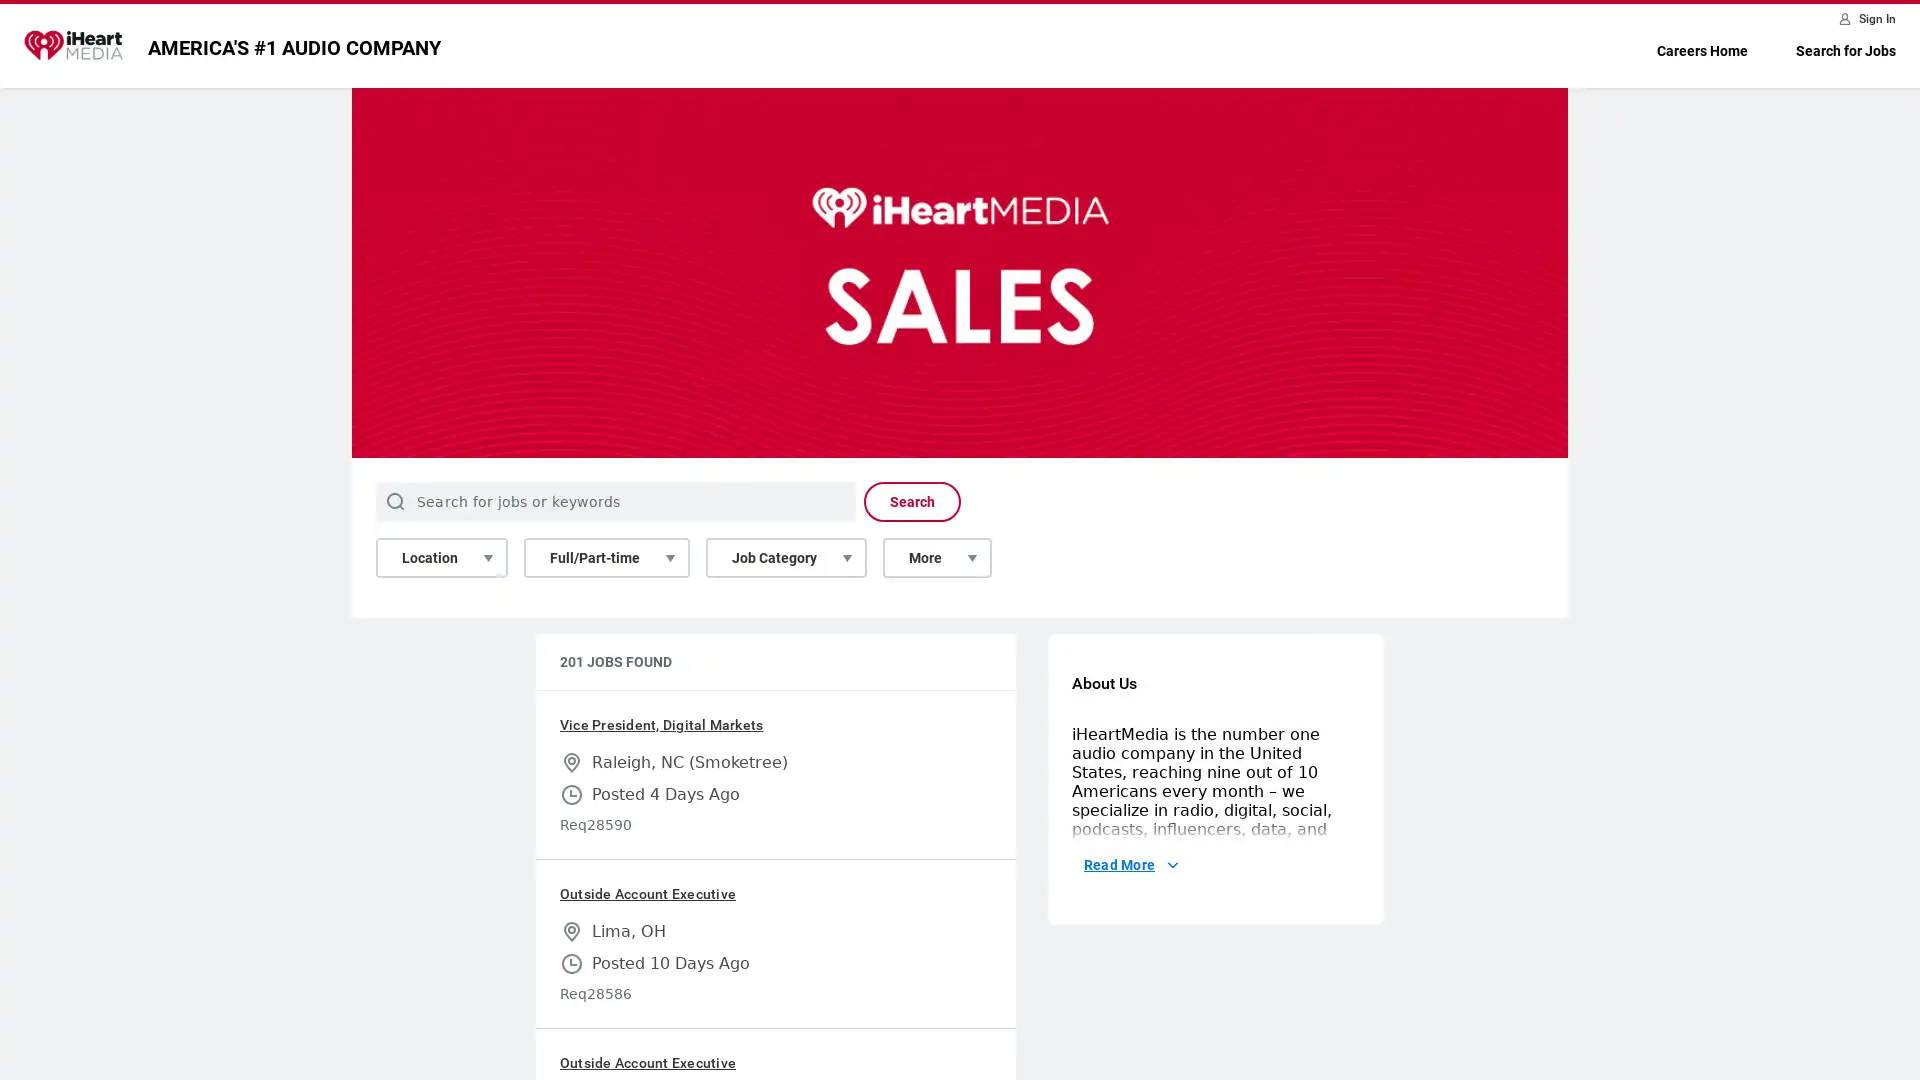 The width and height of the screenshot is (1920, 1080). What do you see at coordinates (1865, 18) in the screenshot?
I see `Sign In` at bounding box center [1865, 18].